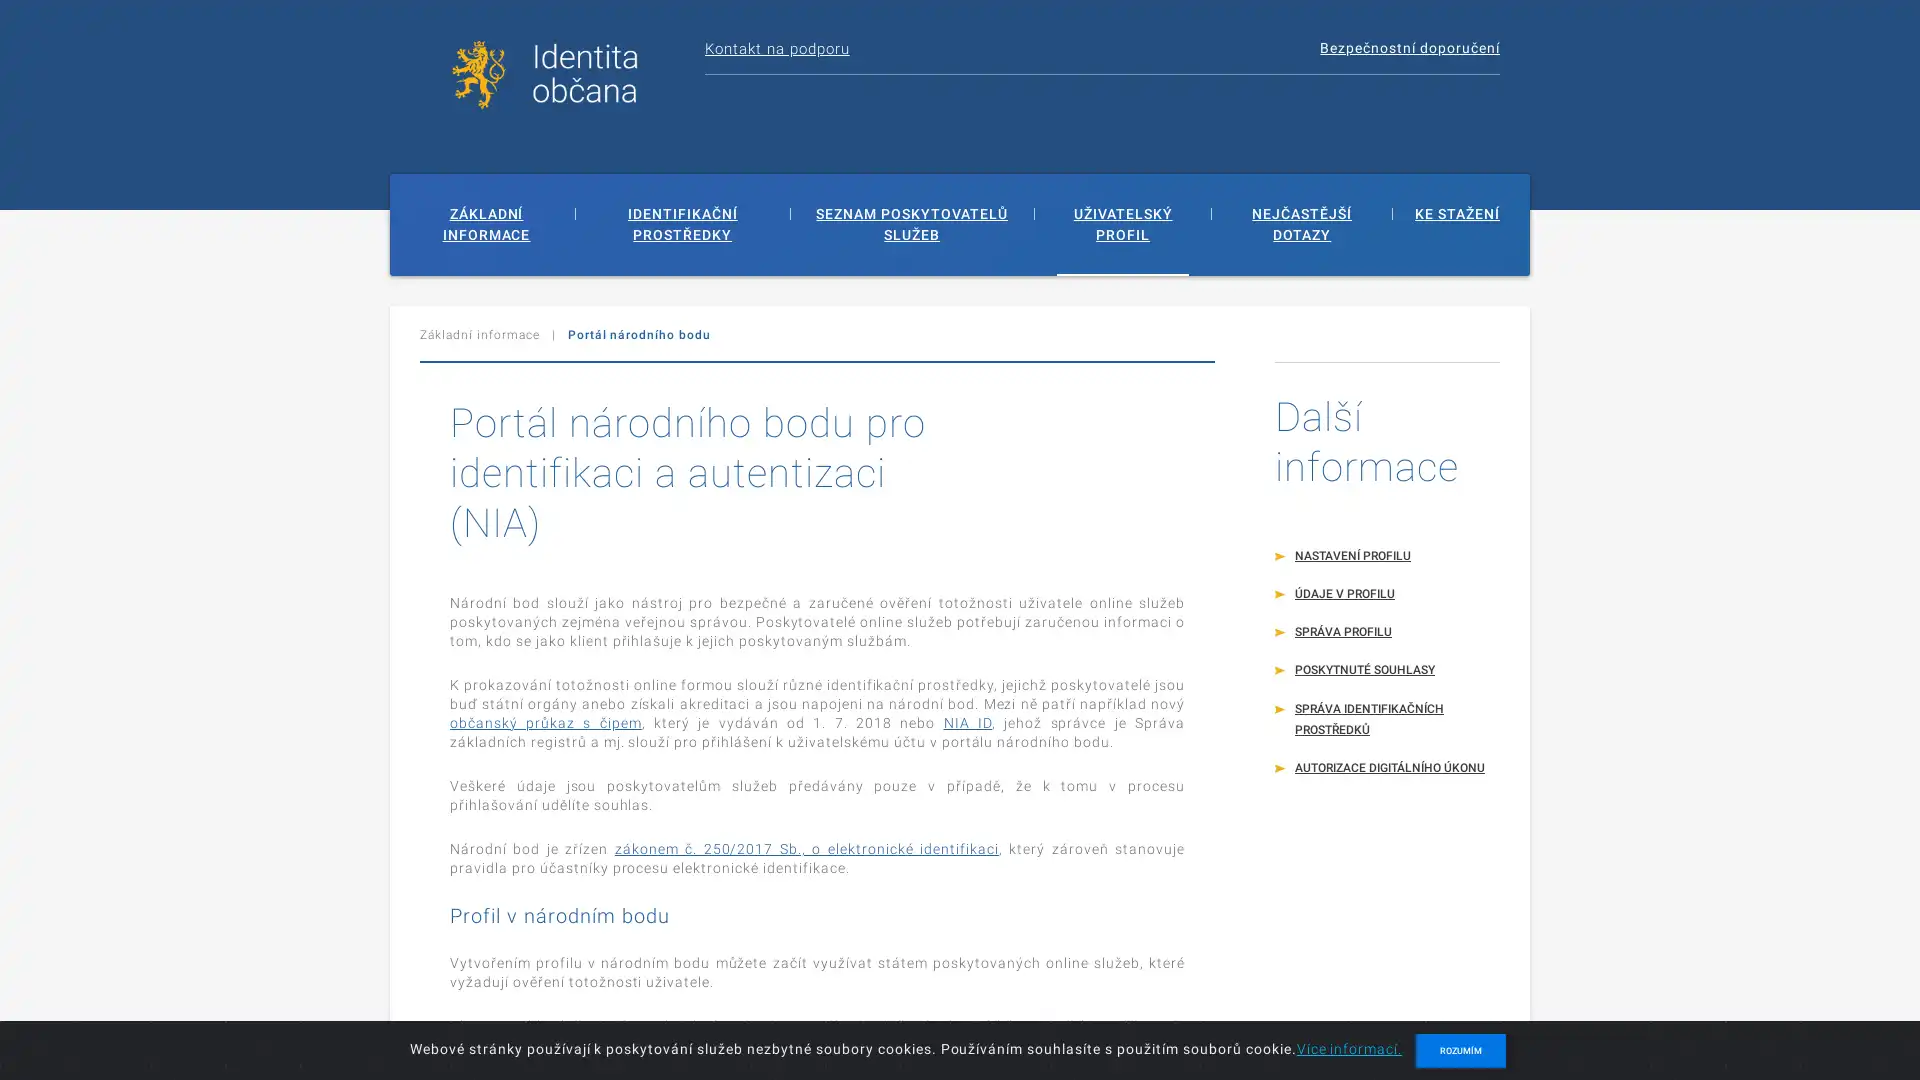  I want to click on ROZUMIM, so click(1460, 1048).